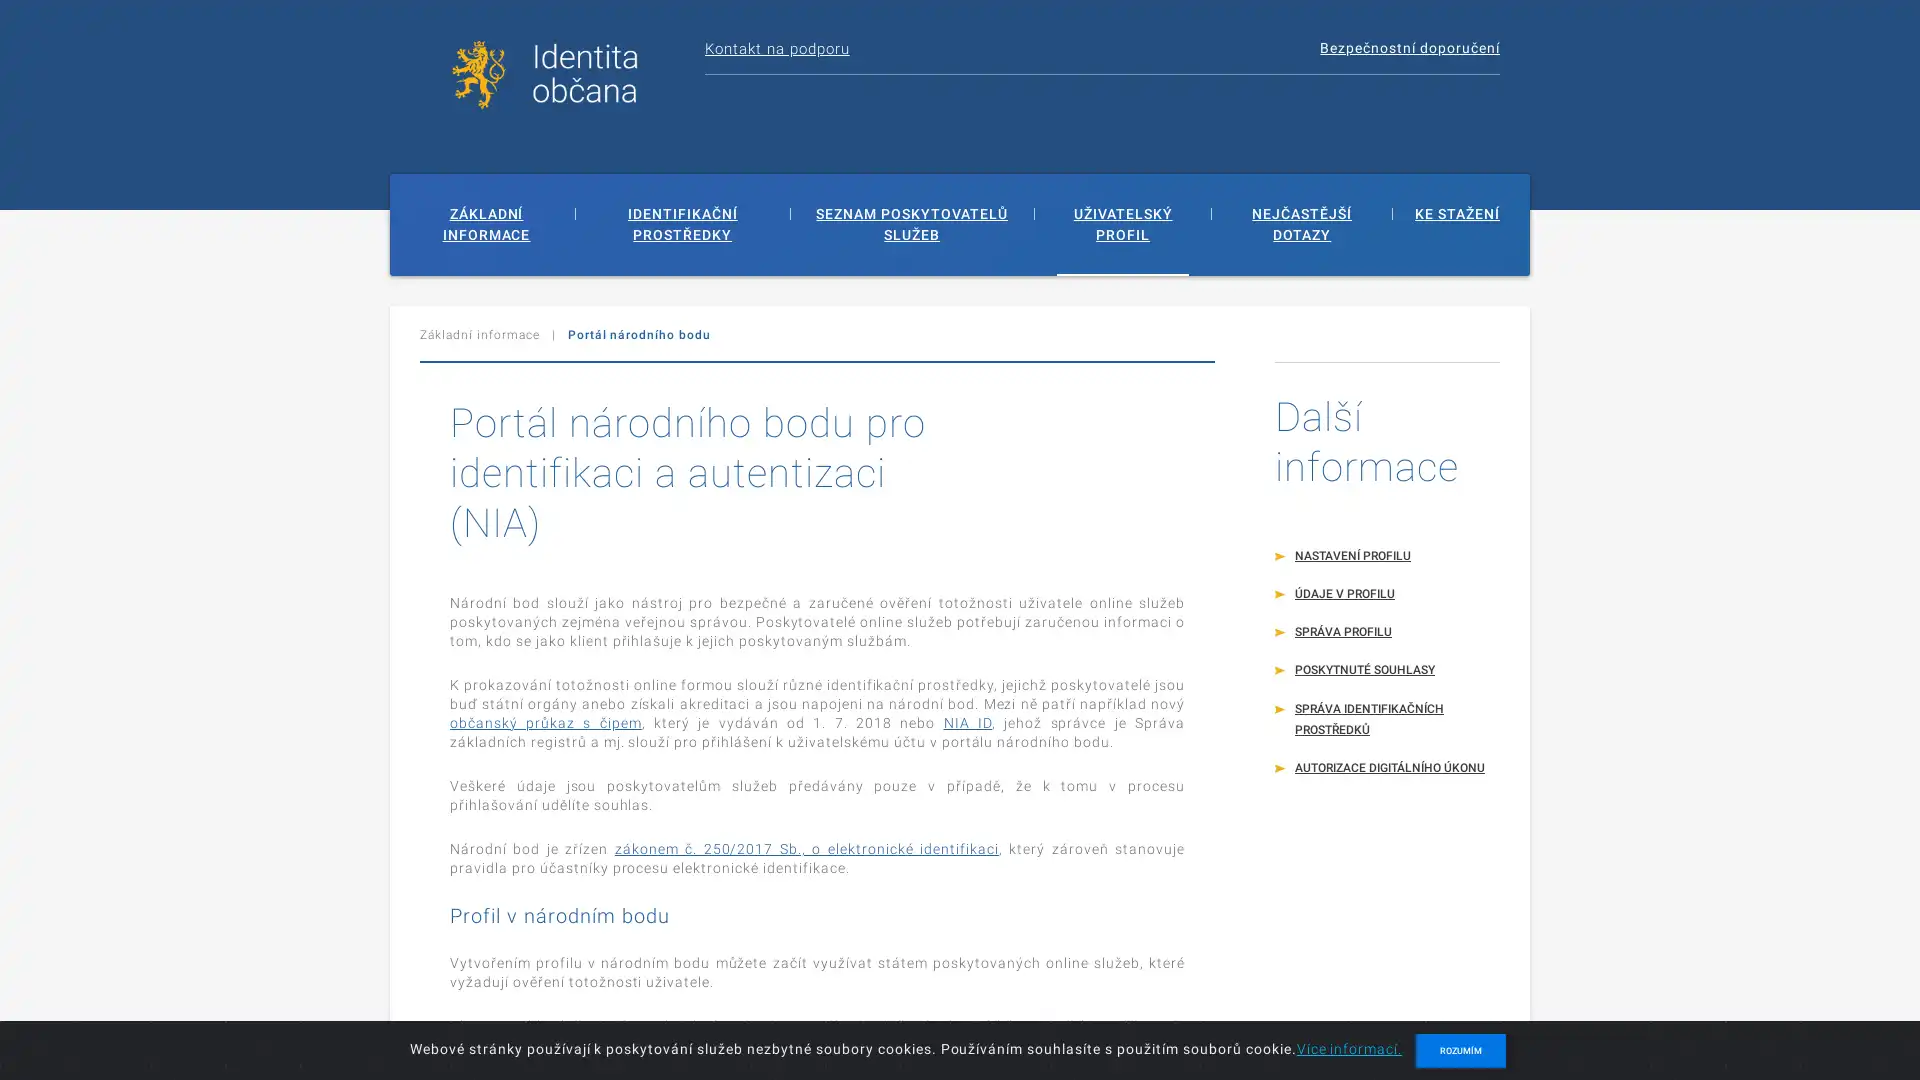  I want to click on ROZUMIM, so click(1460, 1048).